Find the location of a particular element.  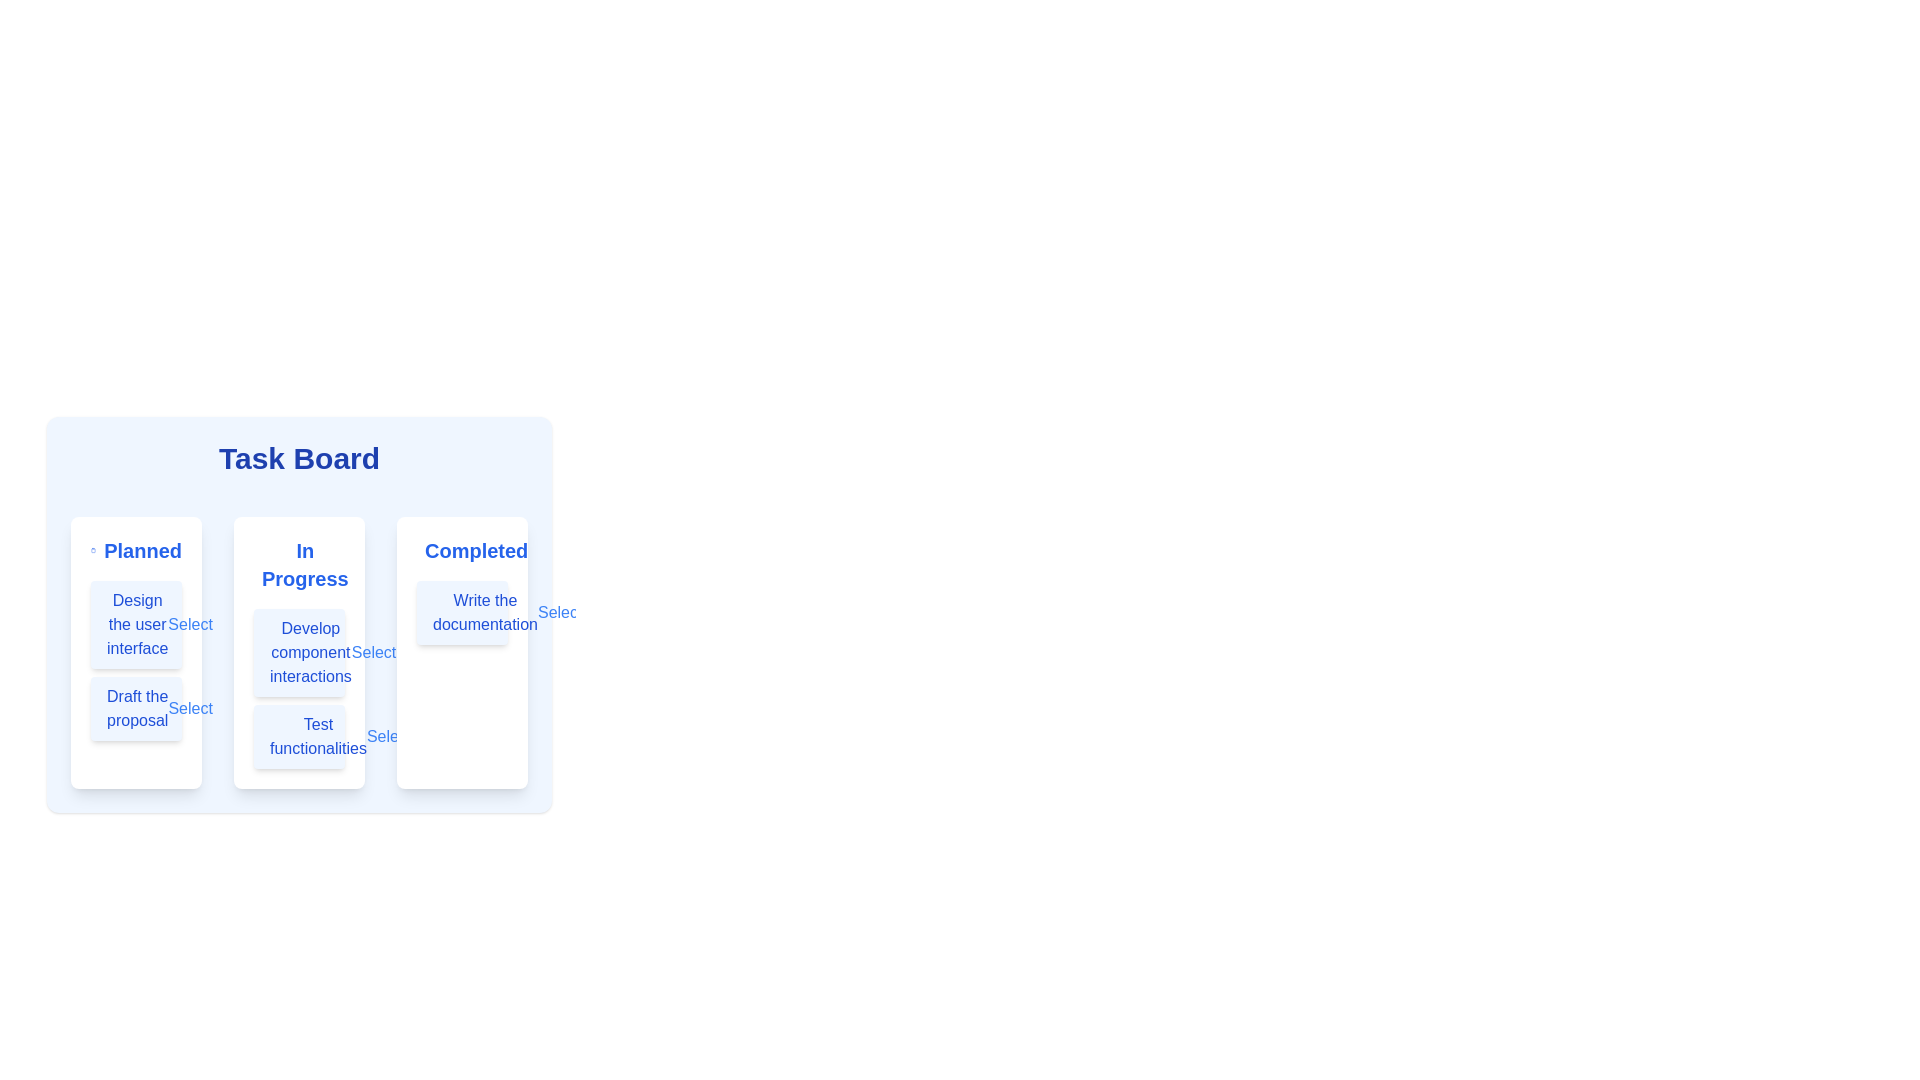

the circular SVG graphical element located in the 'In Progress' section, which is styled in a minimalistic manner and is part of an icon-like design is located at coordinates (264, 564).